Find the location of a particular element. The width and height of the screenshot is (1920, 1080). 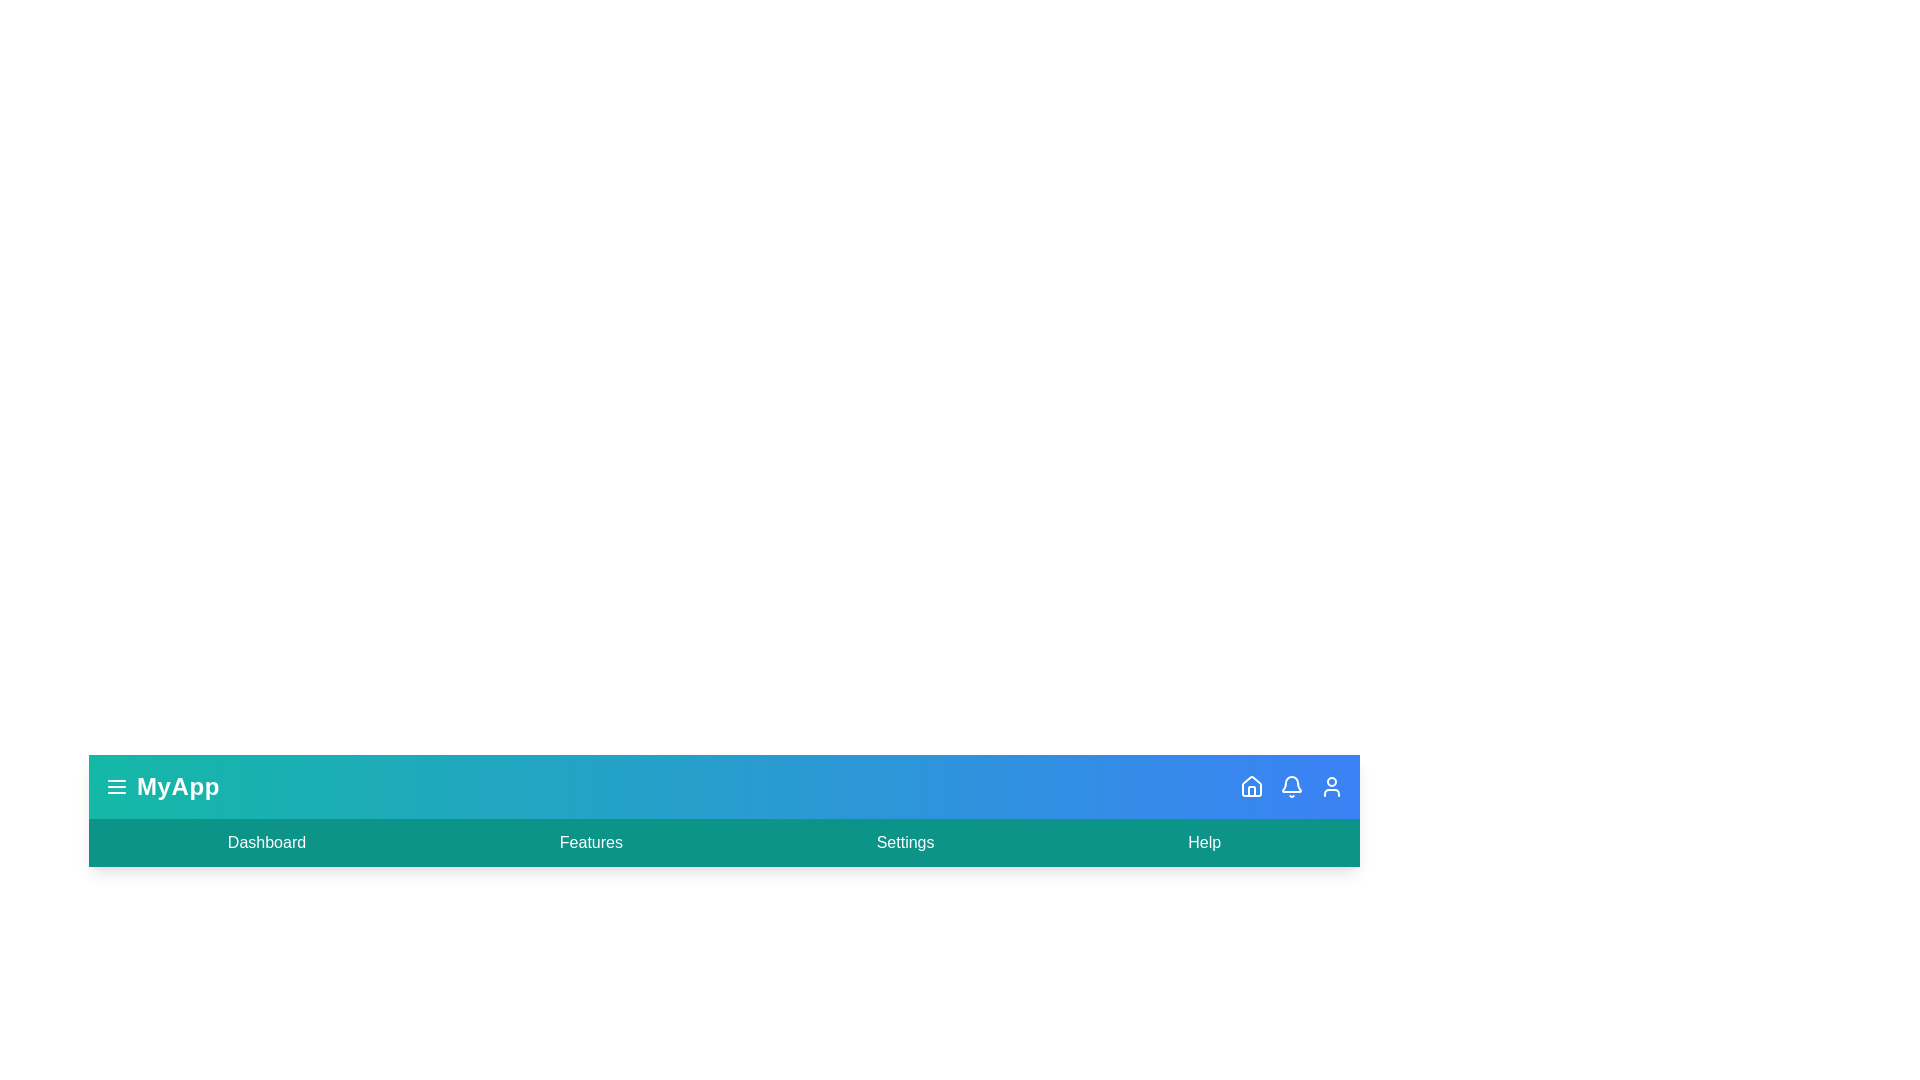

the user icon to view user information is located at coordinates (1331, 785).